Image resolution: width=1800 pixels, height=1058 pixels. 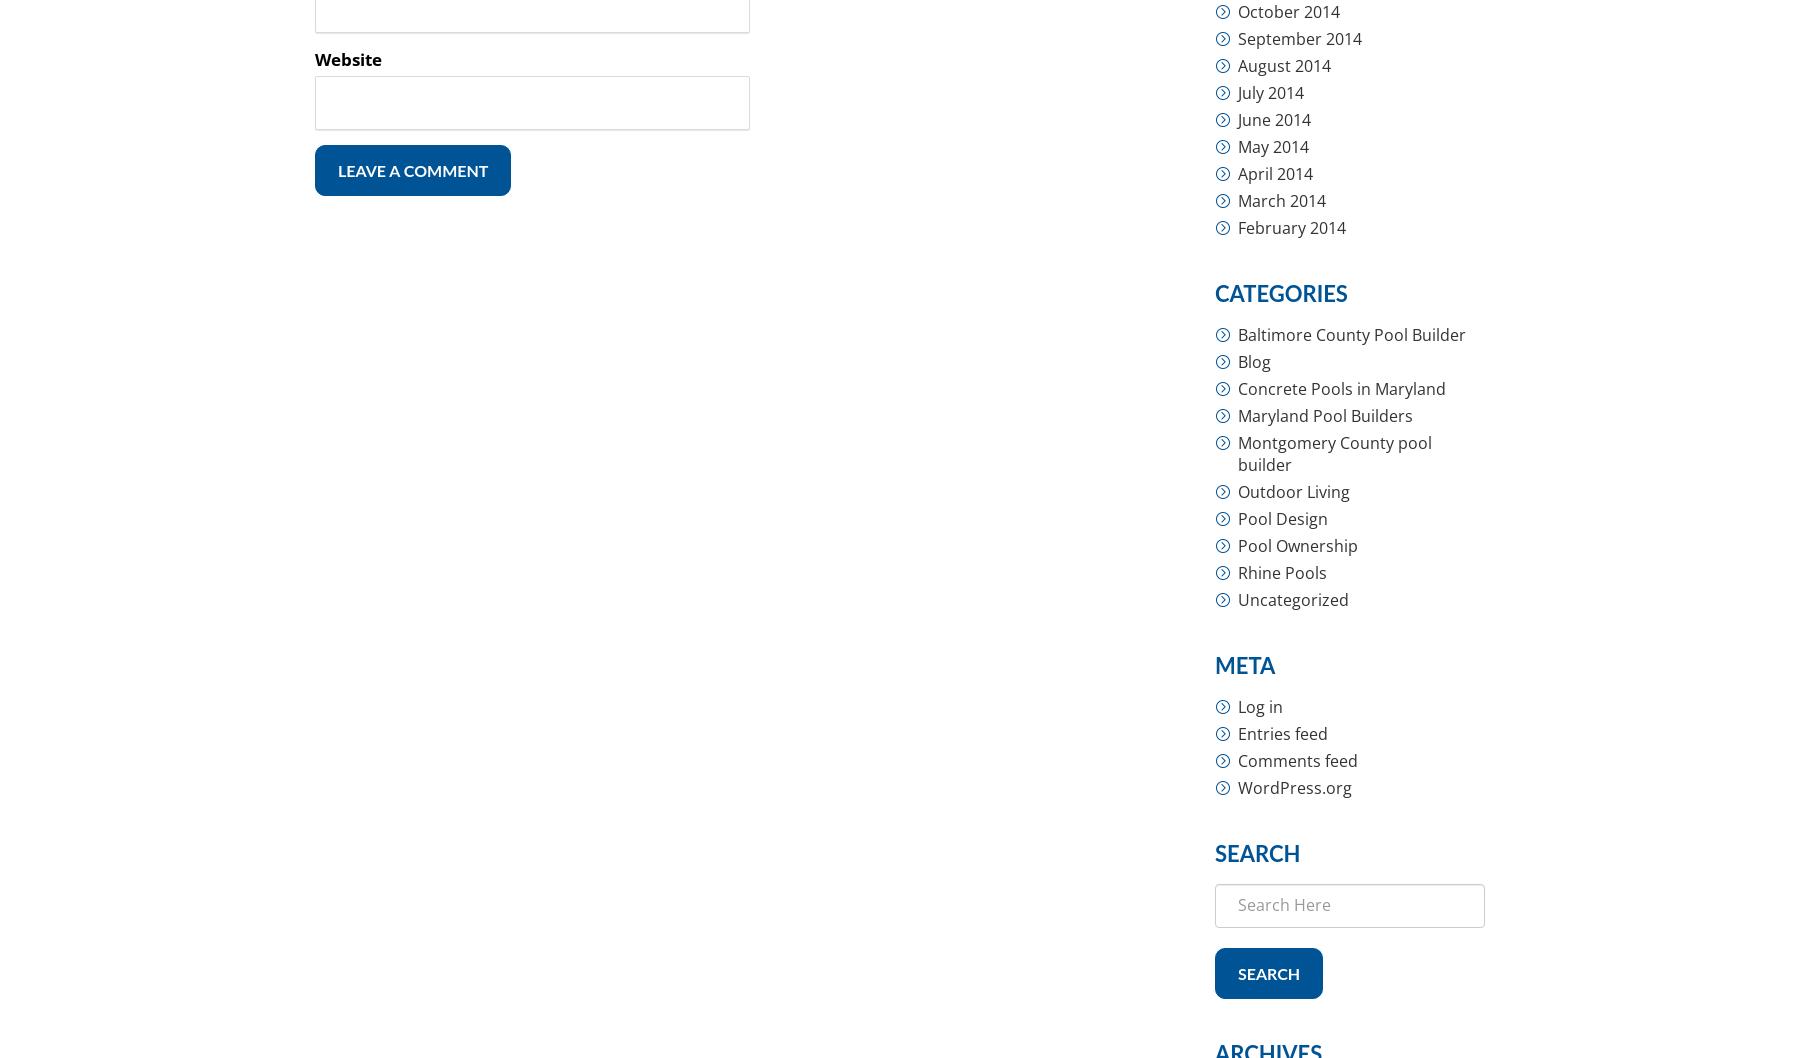 I want to click on 'Outdoor Living', so click(x=1294, y=490).